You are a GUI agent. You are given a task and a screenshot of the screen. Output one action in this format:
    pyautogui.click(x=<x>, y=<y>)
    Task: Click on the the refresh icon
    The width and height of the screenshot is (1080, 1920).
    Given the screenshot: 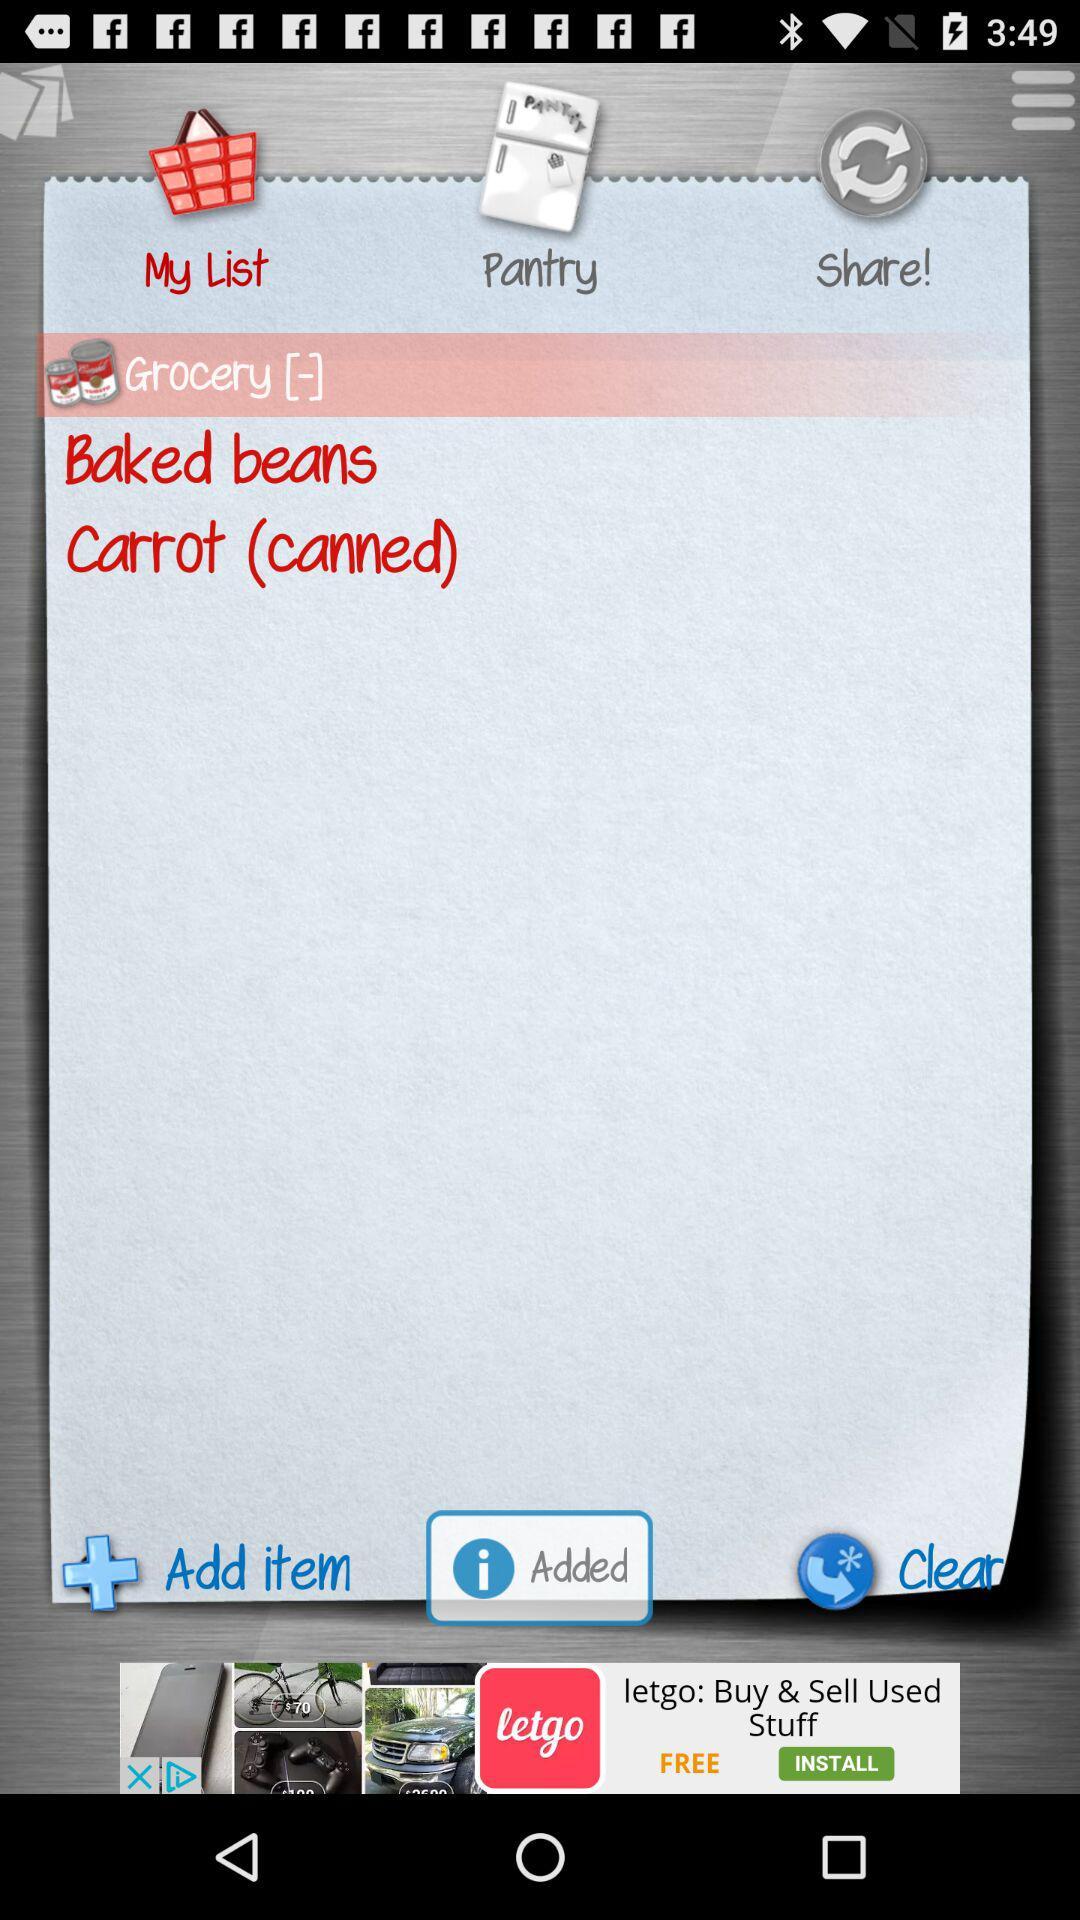 What is the action you would take?
    pyautogui.click(x=871, y=177)
    